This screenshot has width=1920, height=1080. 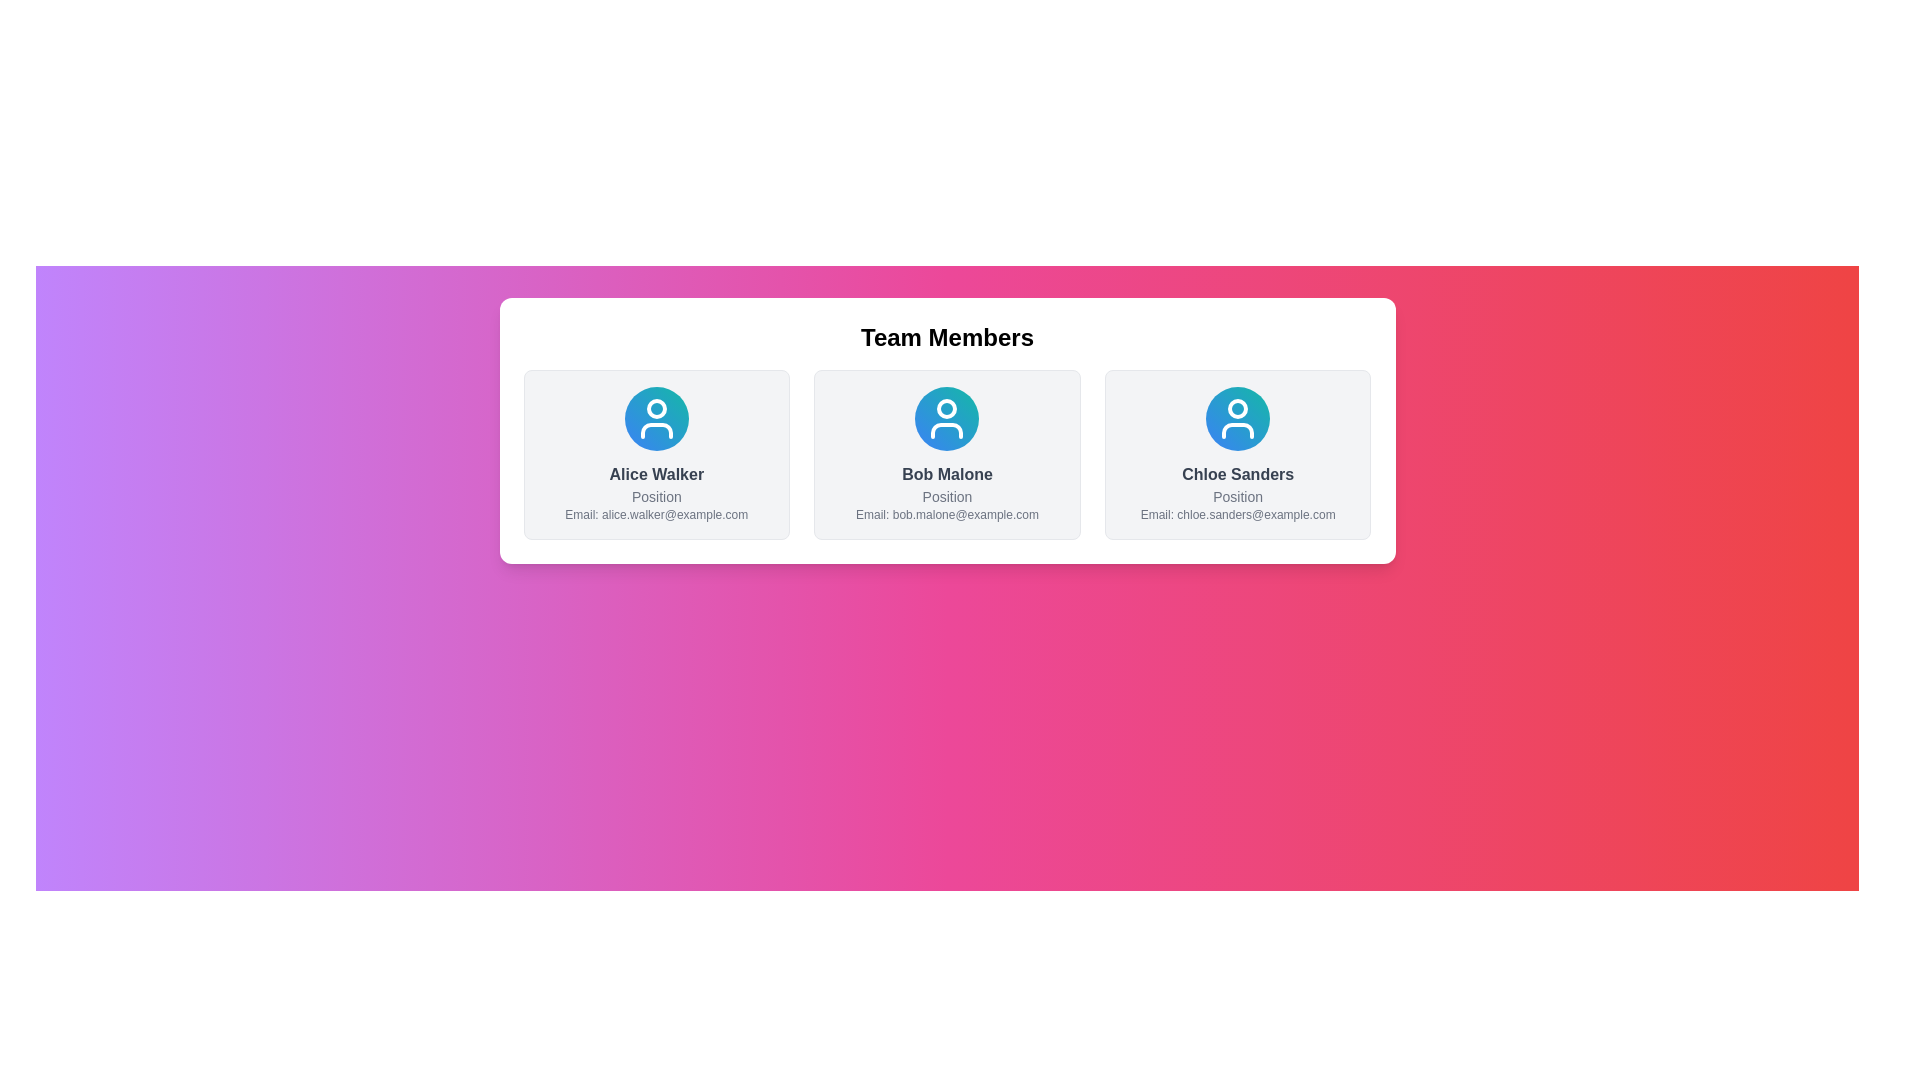 I want to click on the static text label displaying the email address associated with 'Alice Walker', located at the bottom of her card, so click(x=656, y=514).